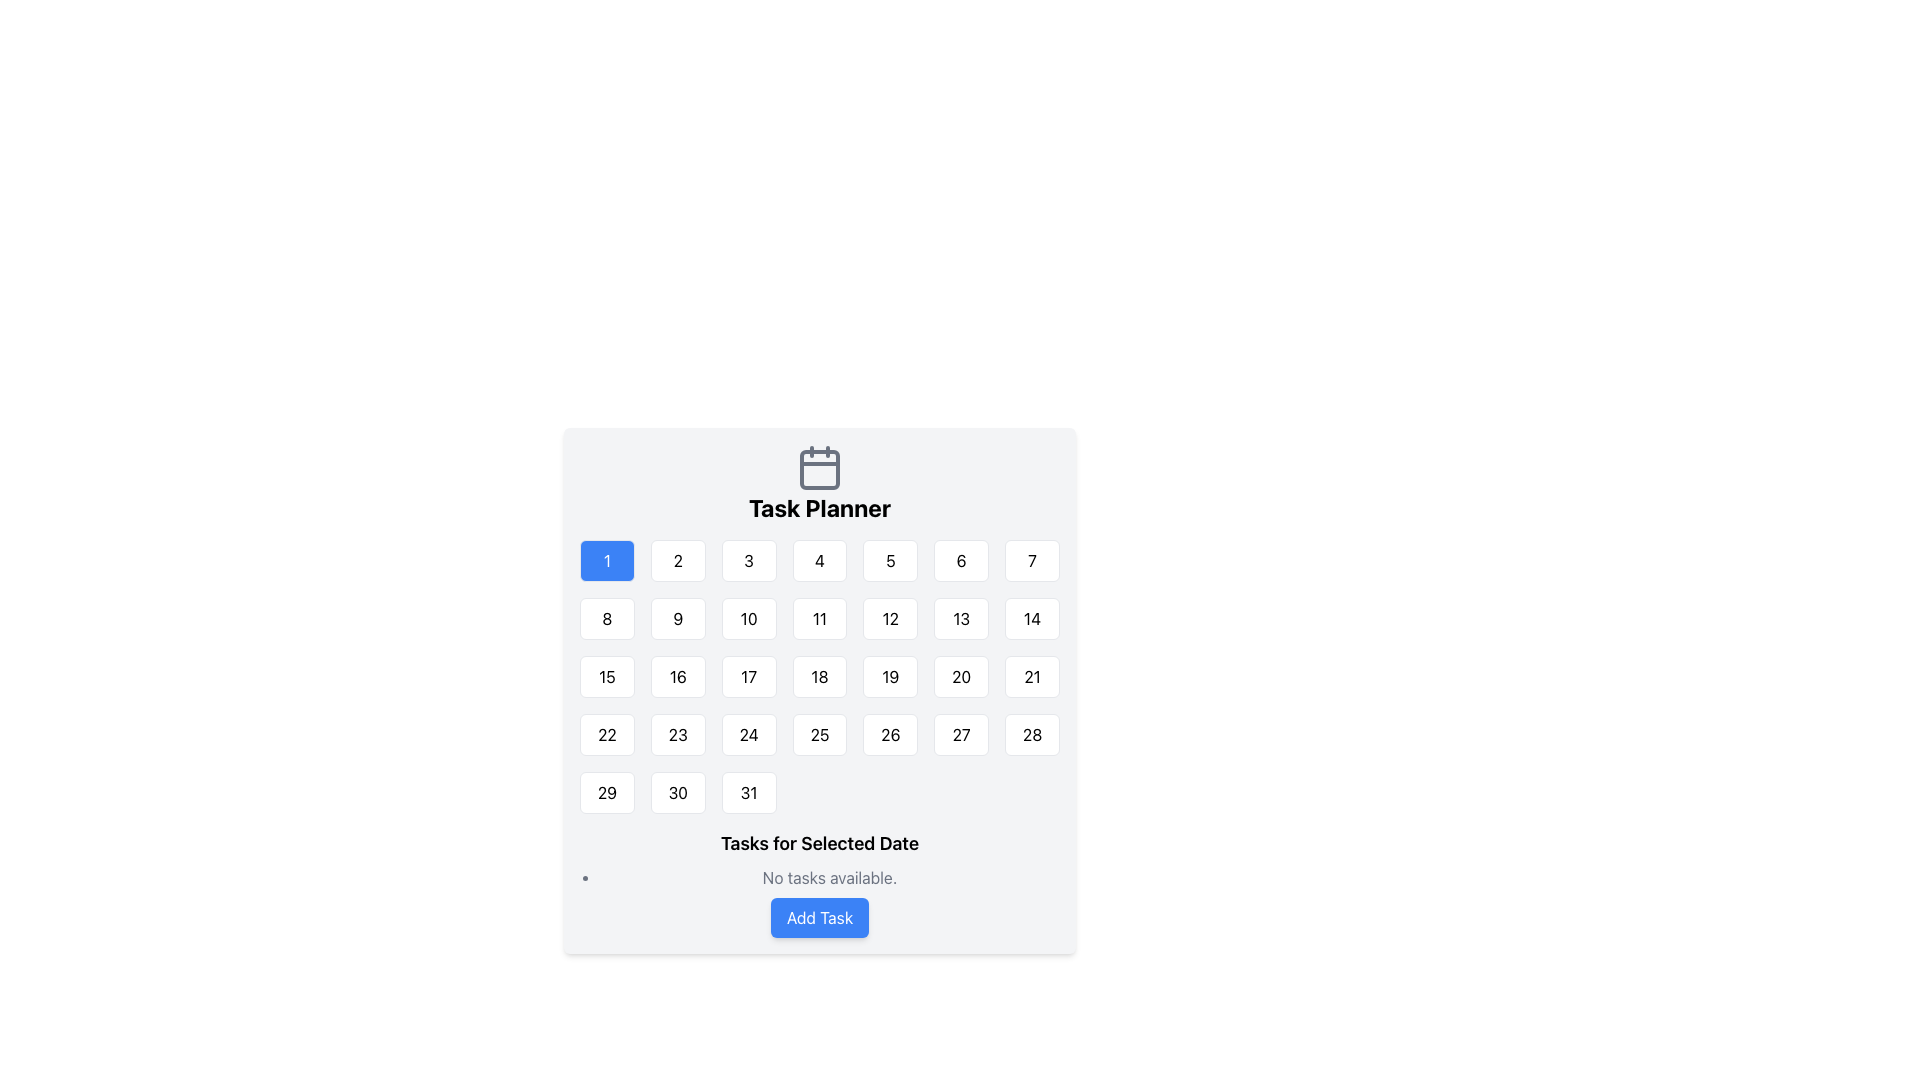 Image resolution: width=1920 pixels, height=1080 pixels. Describe the element at coordinates (748, 617) in the screenshot. I see `the date '10' button in the calendar interface` at that location.